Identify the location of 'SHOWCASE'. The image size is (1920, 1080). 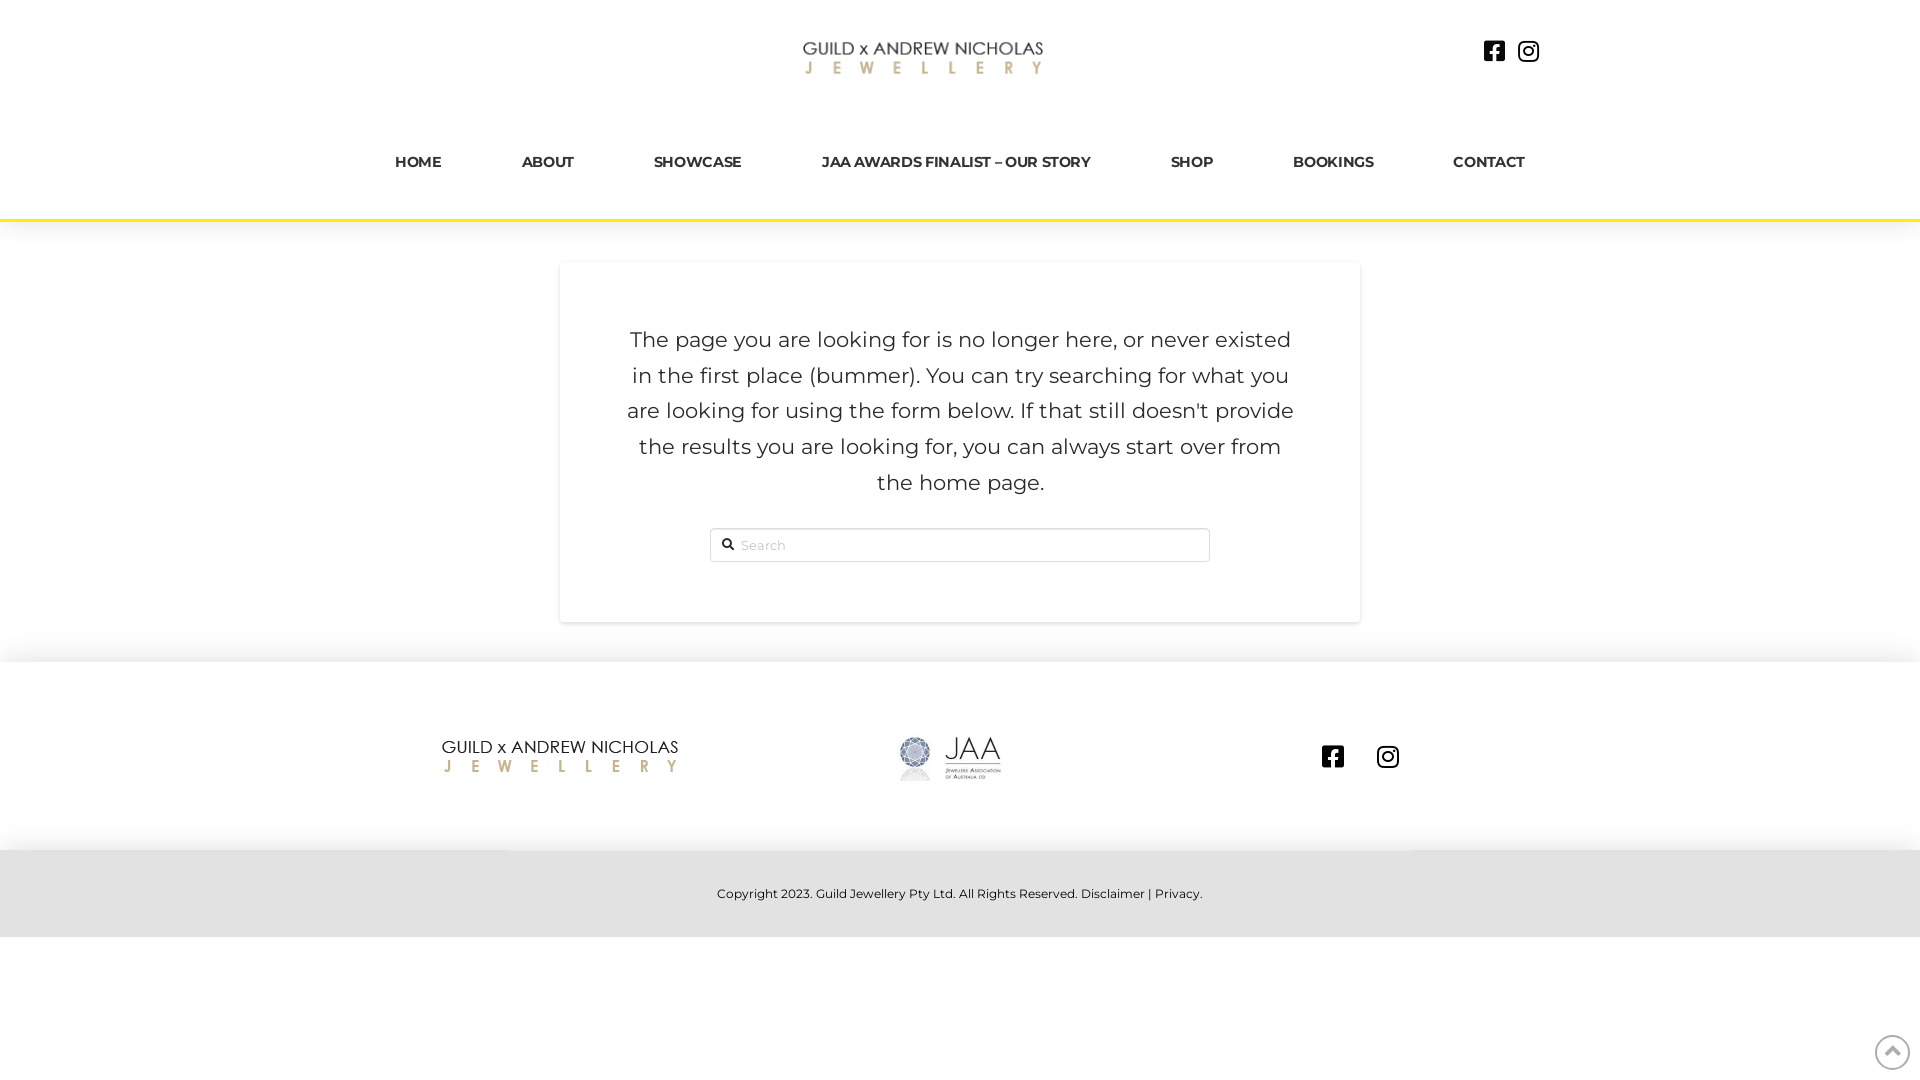
(632, 161).